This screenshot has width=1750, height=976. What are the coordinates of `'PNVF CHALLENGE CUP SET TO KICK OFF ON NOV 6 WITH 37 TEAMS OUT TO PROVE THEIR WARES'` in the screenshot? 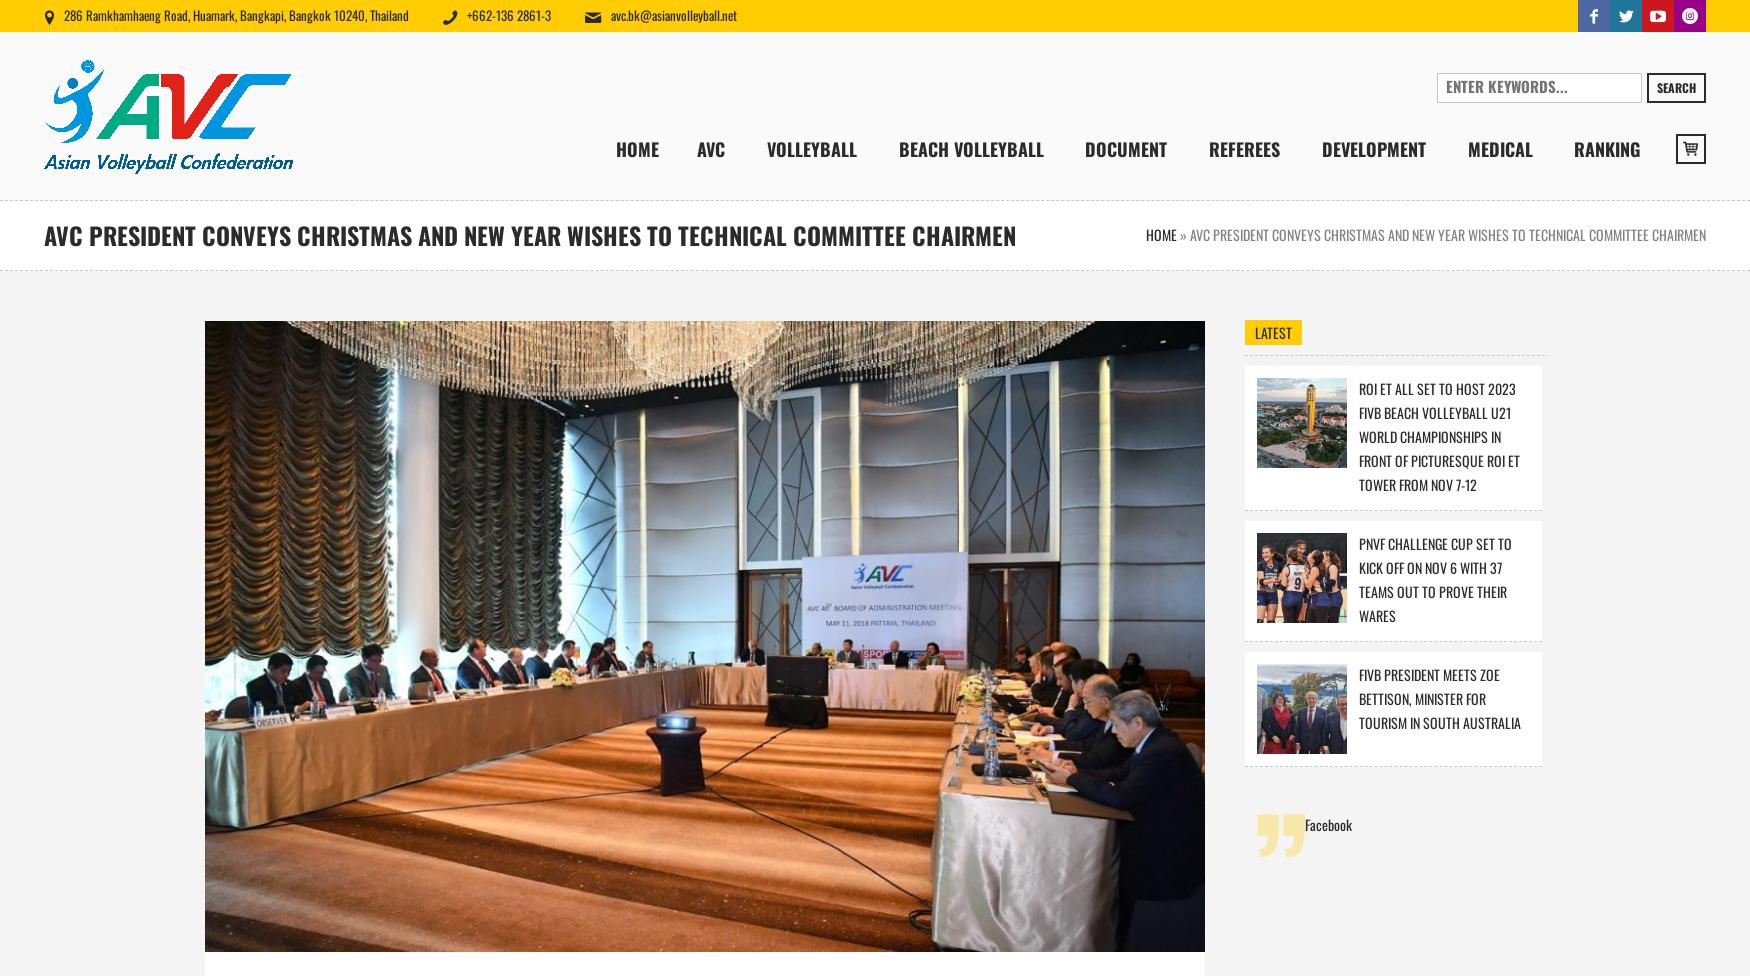 It's located at (1433, 579).